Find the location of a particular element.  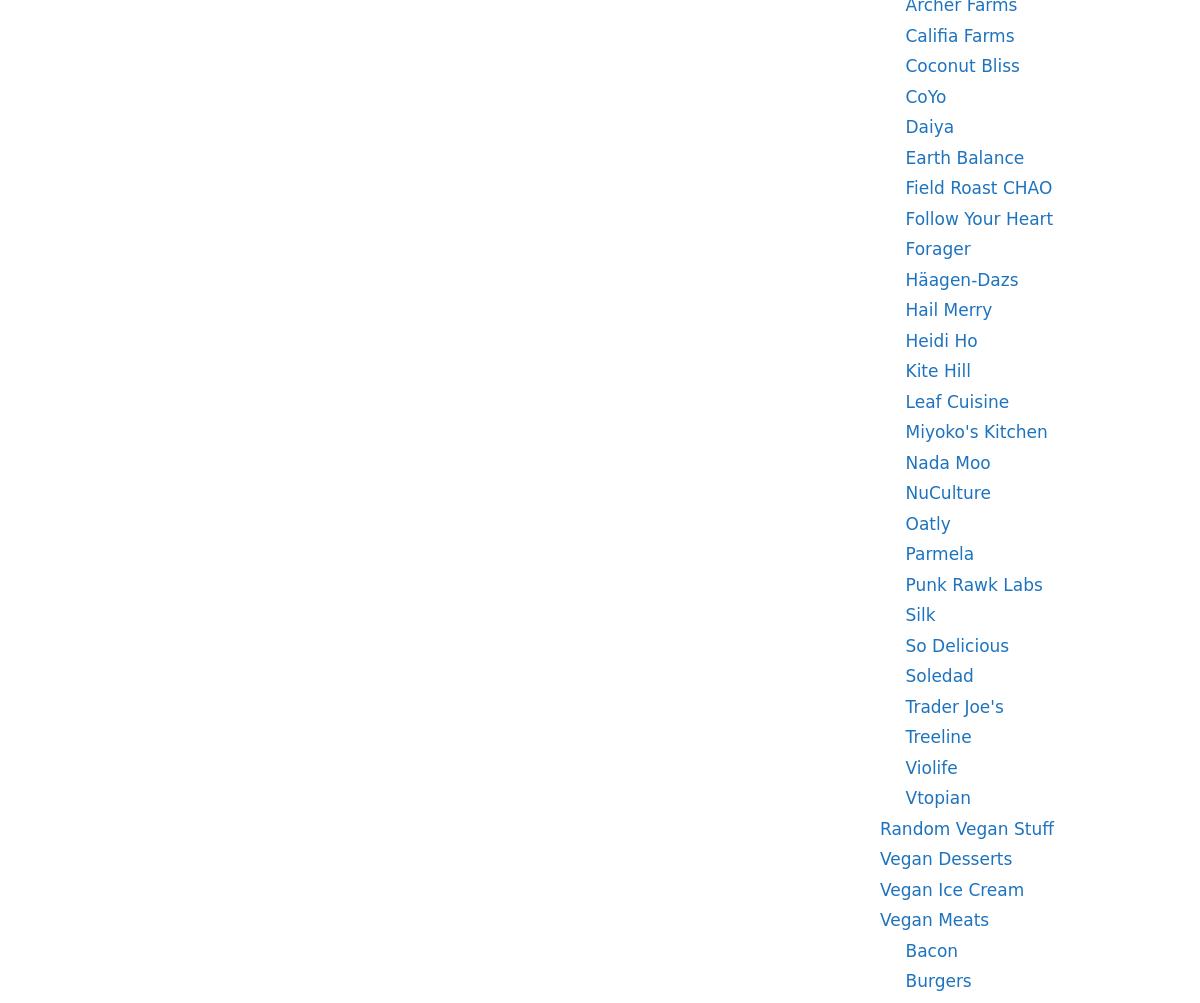

'Field Roast CHAO' is located at coordinates (978, 186).